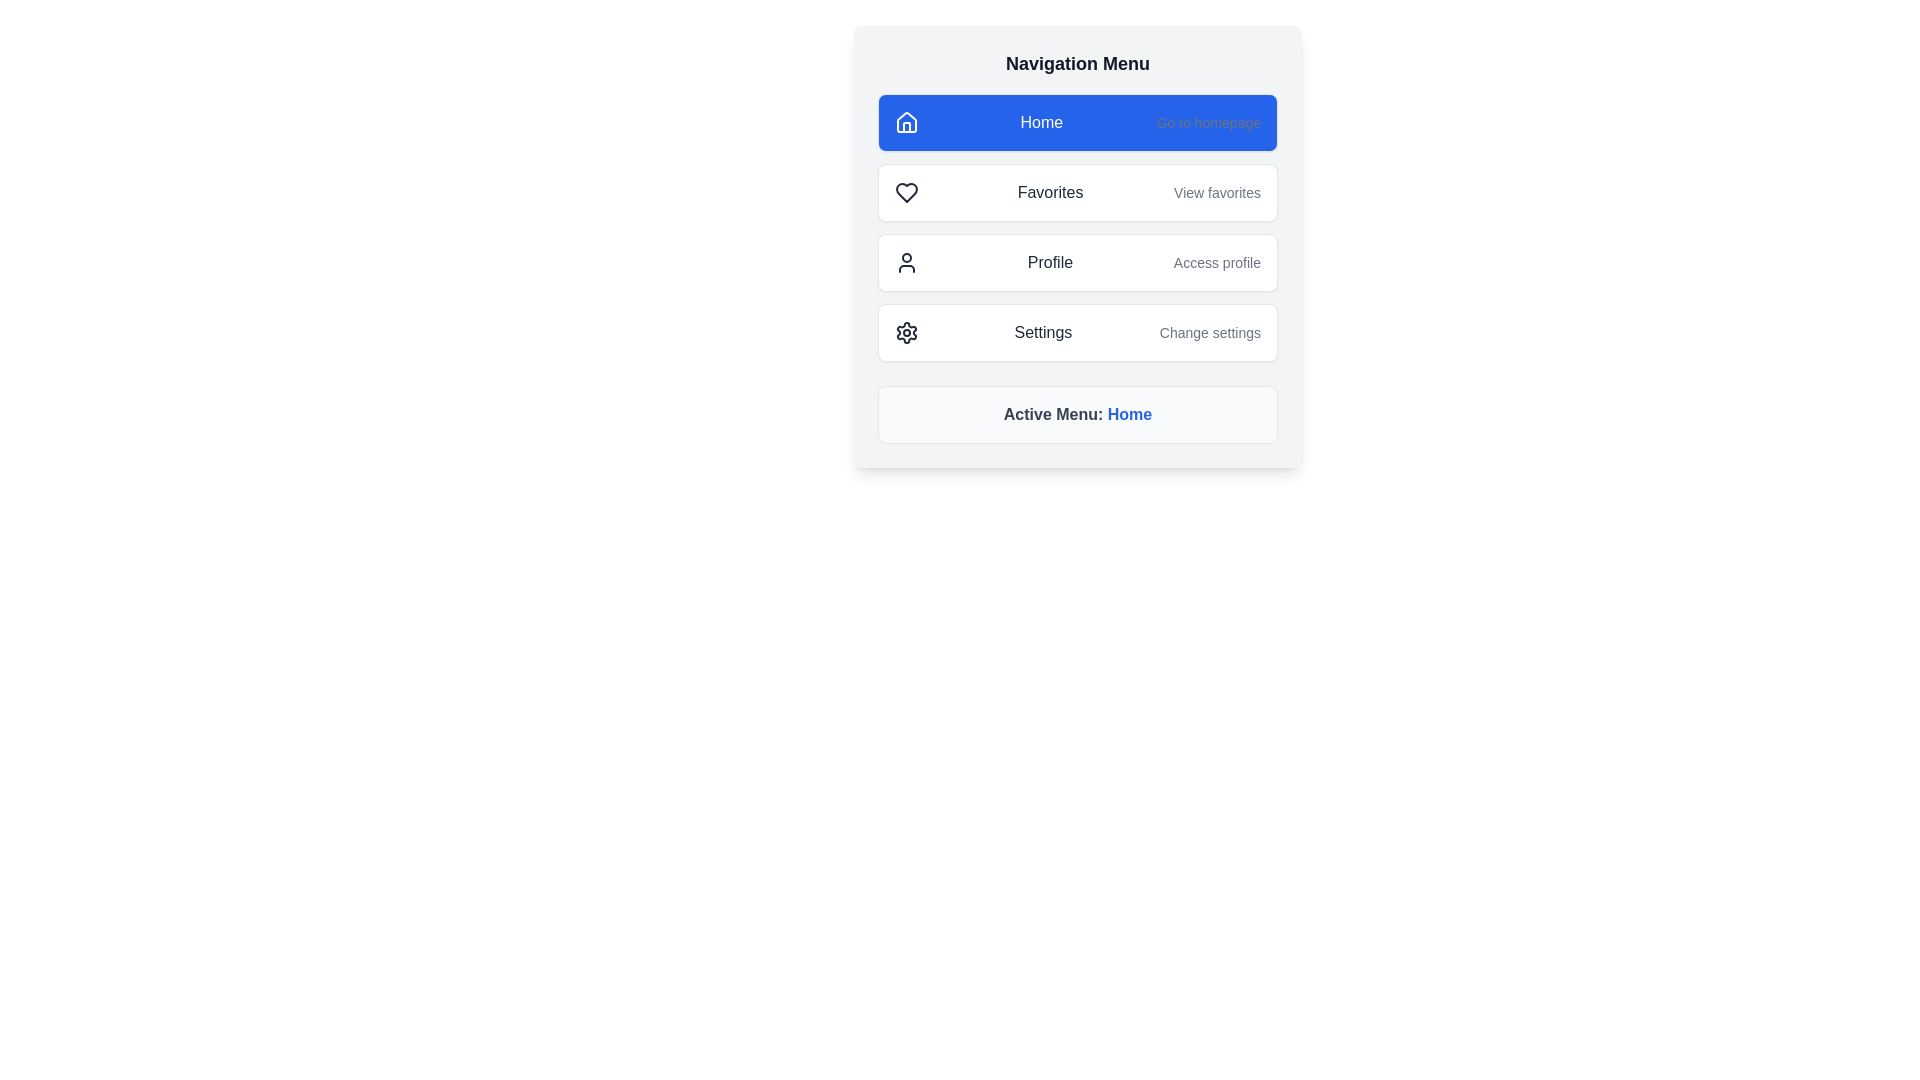 This screenshot has height=1080, width=1920. Describe the element at coordinates (906, 261) in the screenshot. I see `the Profile menu option` at that location.